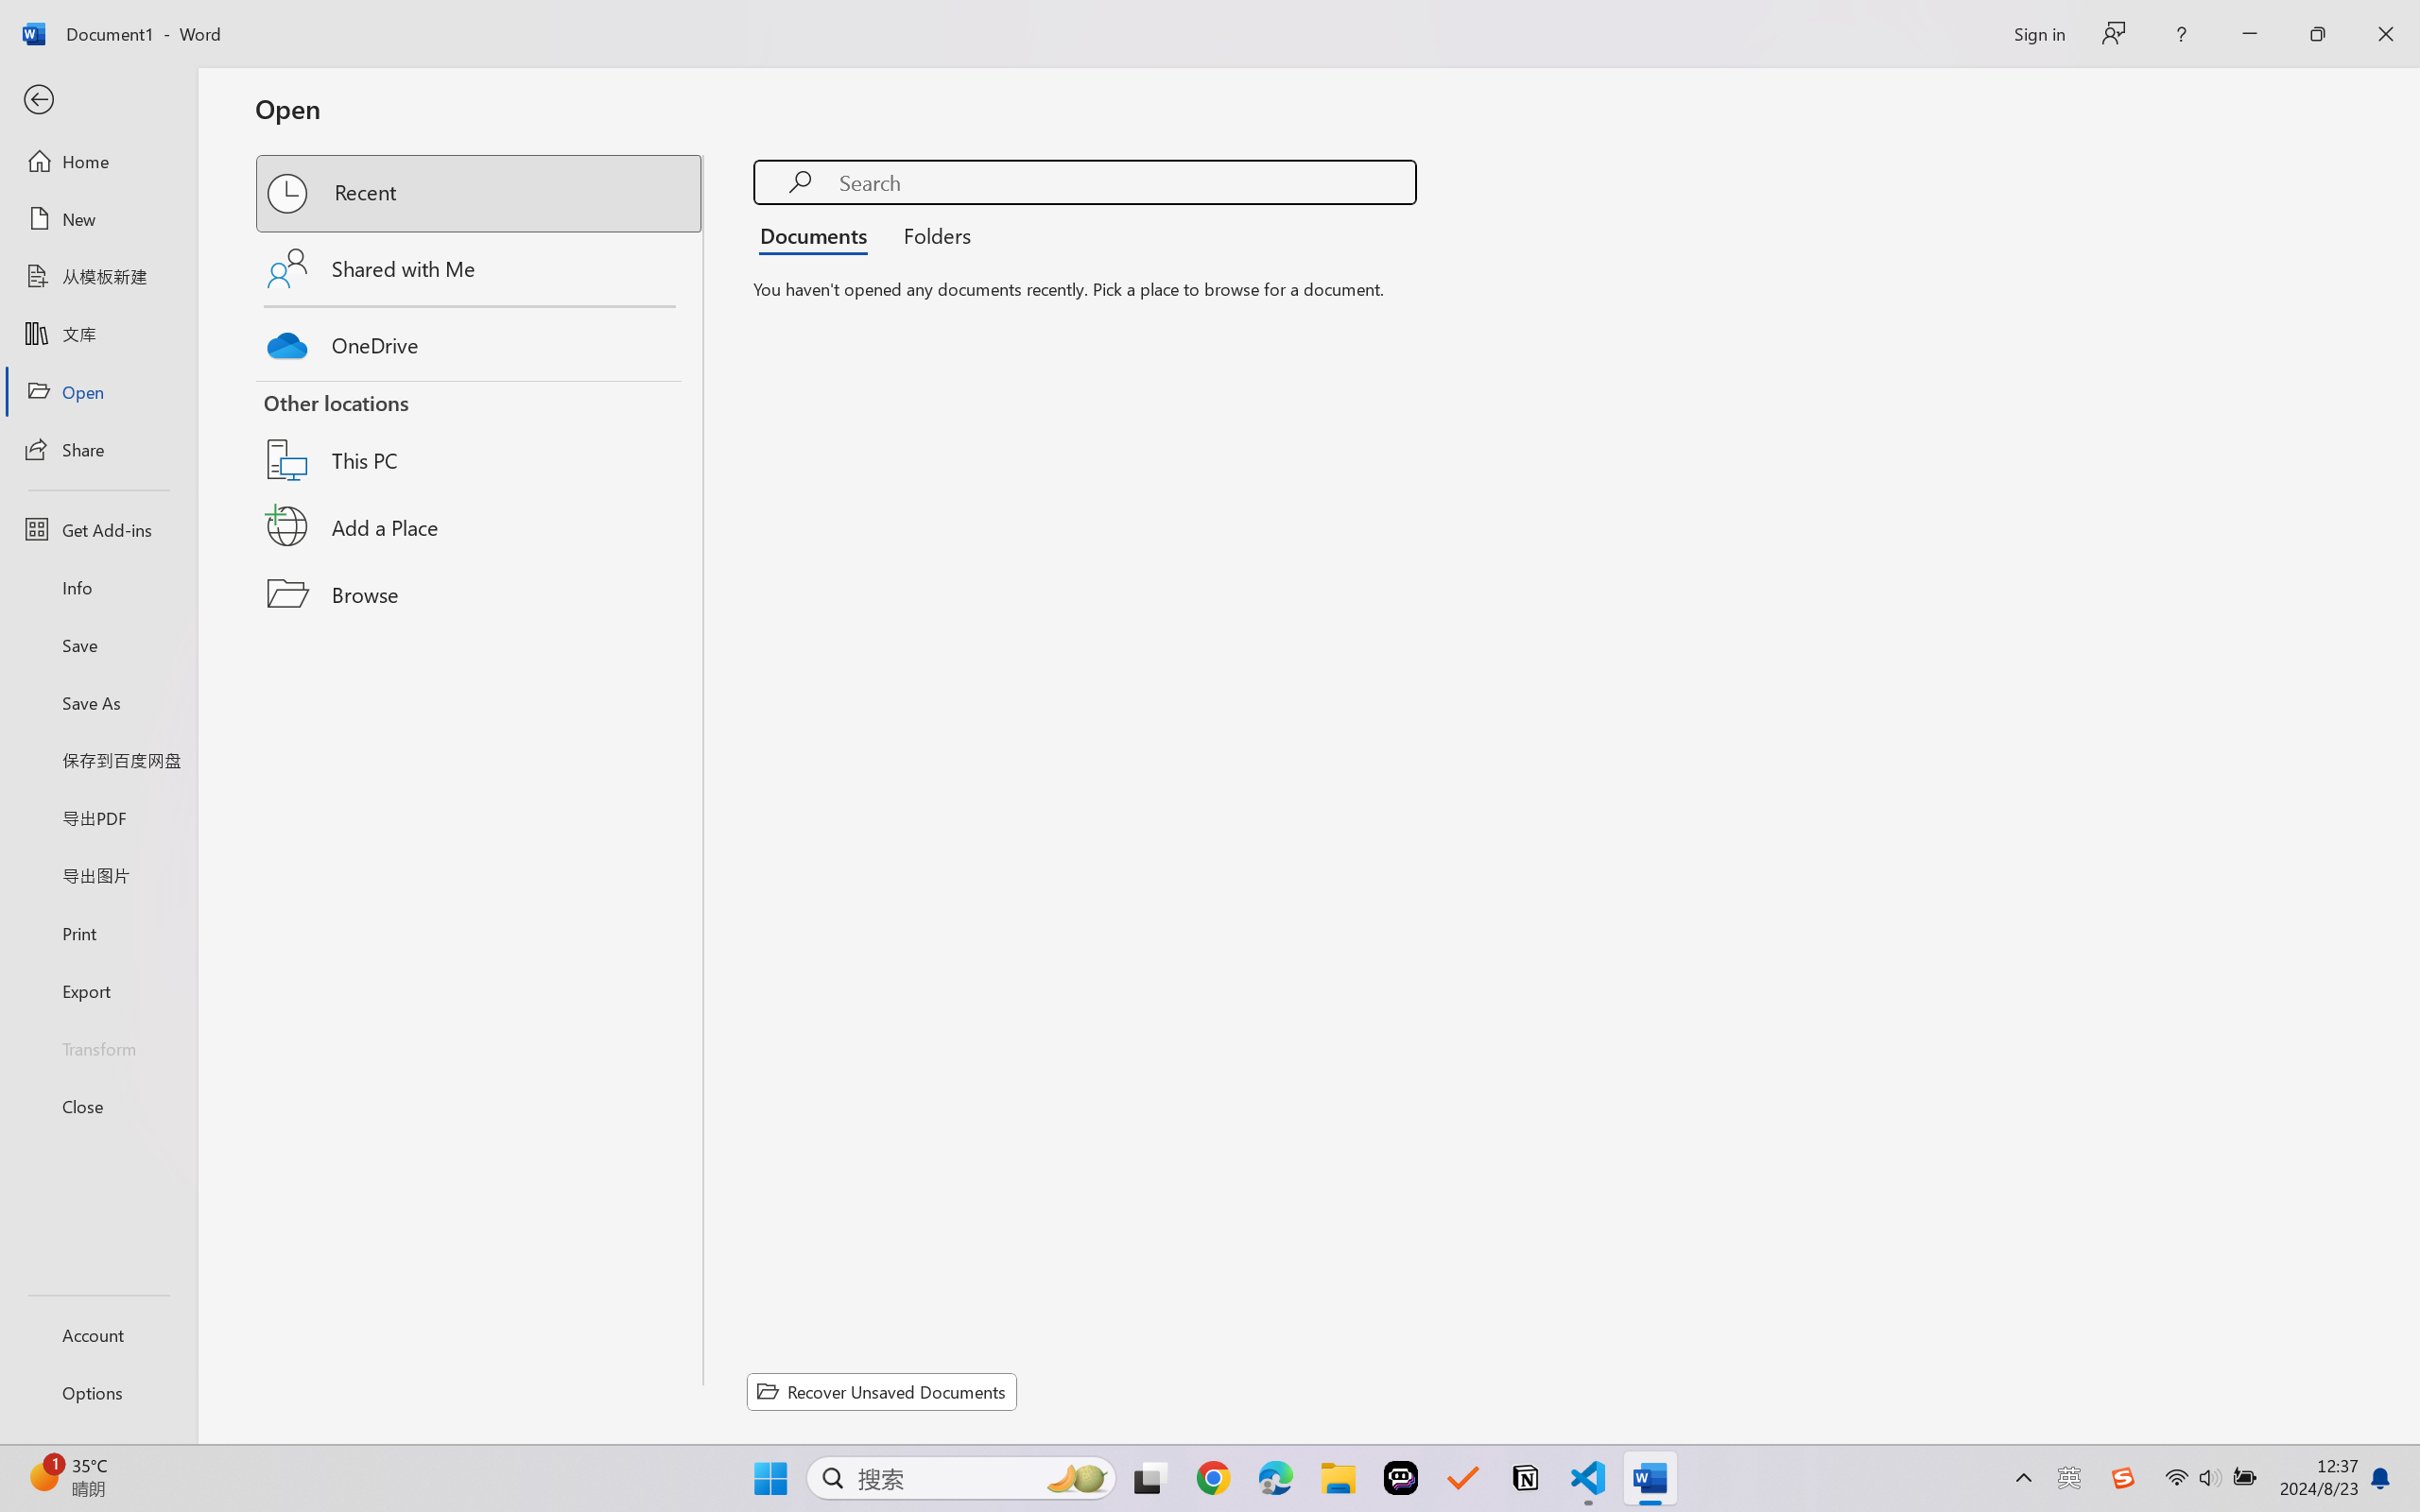  Describe the element at coordinates (882, 1391) in the screenshot. I see `'Recover Unsaved Documents'` at that location.